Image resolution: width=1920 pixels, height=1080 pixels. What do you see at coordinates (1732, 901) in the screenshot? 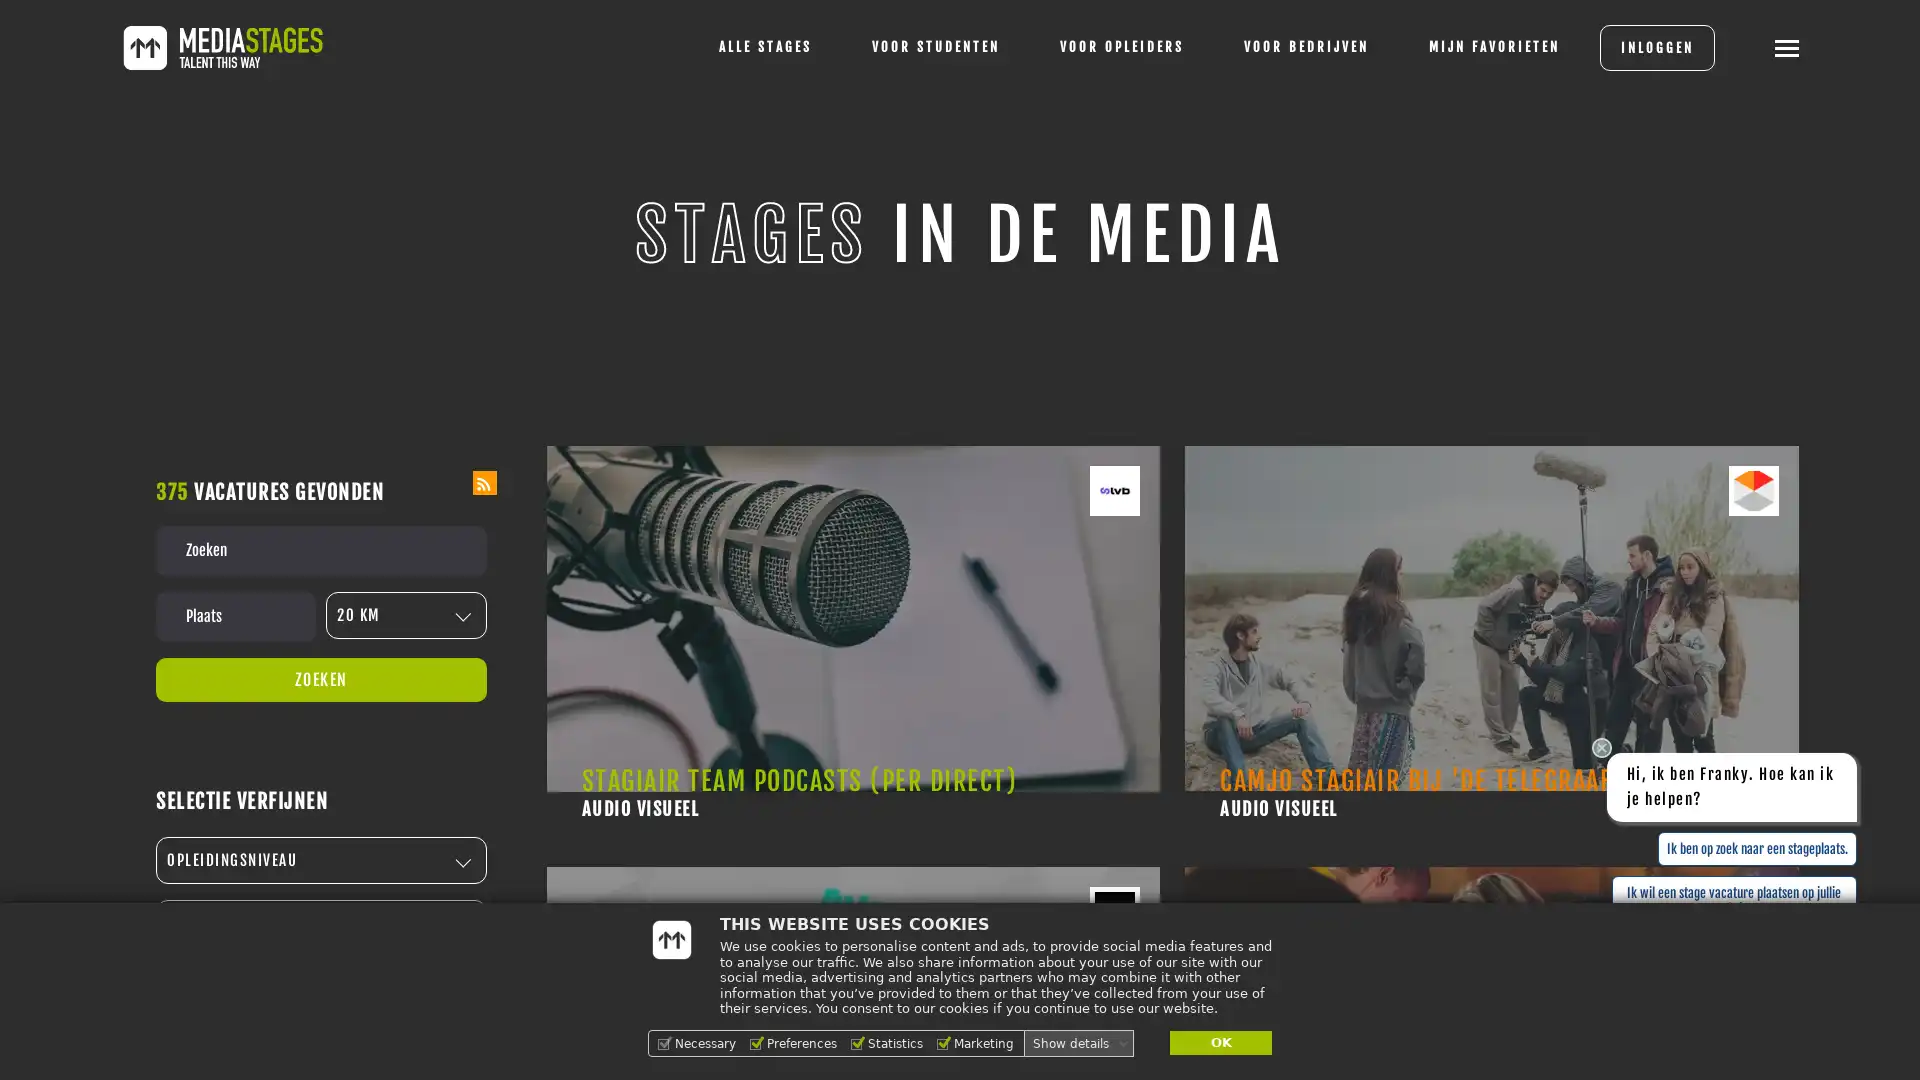
I see `Ik wil een stage vacature plaatsen op jullie website.` at bounding box center [1732, 901].